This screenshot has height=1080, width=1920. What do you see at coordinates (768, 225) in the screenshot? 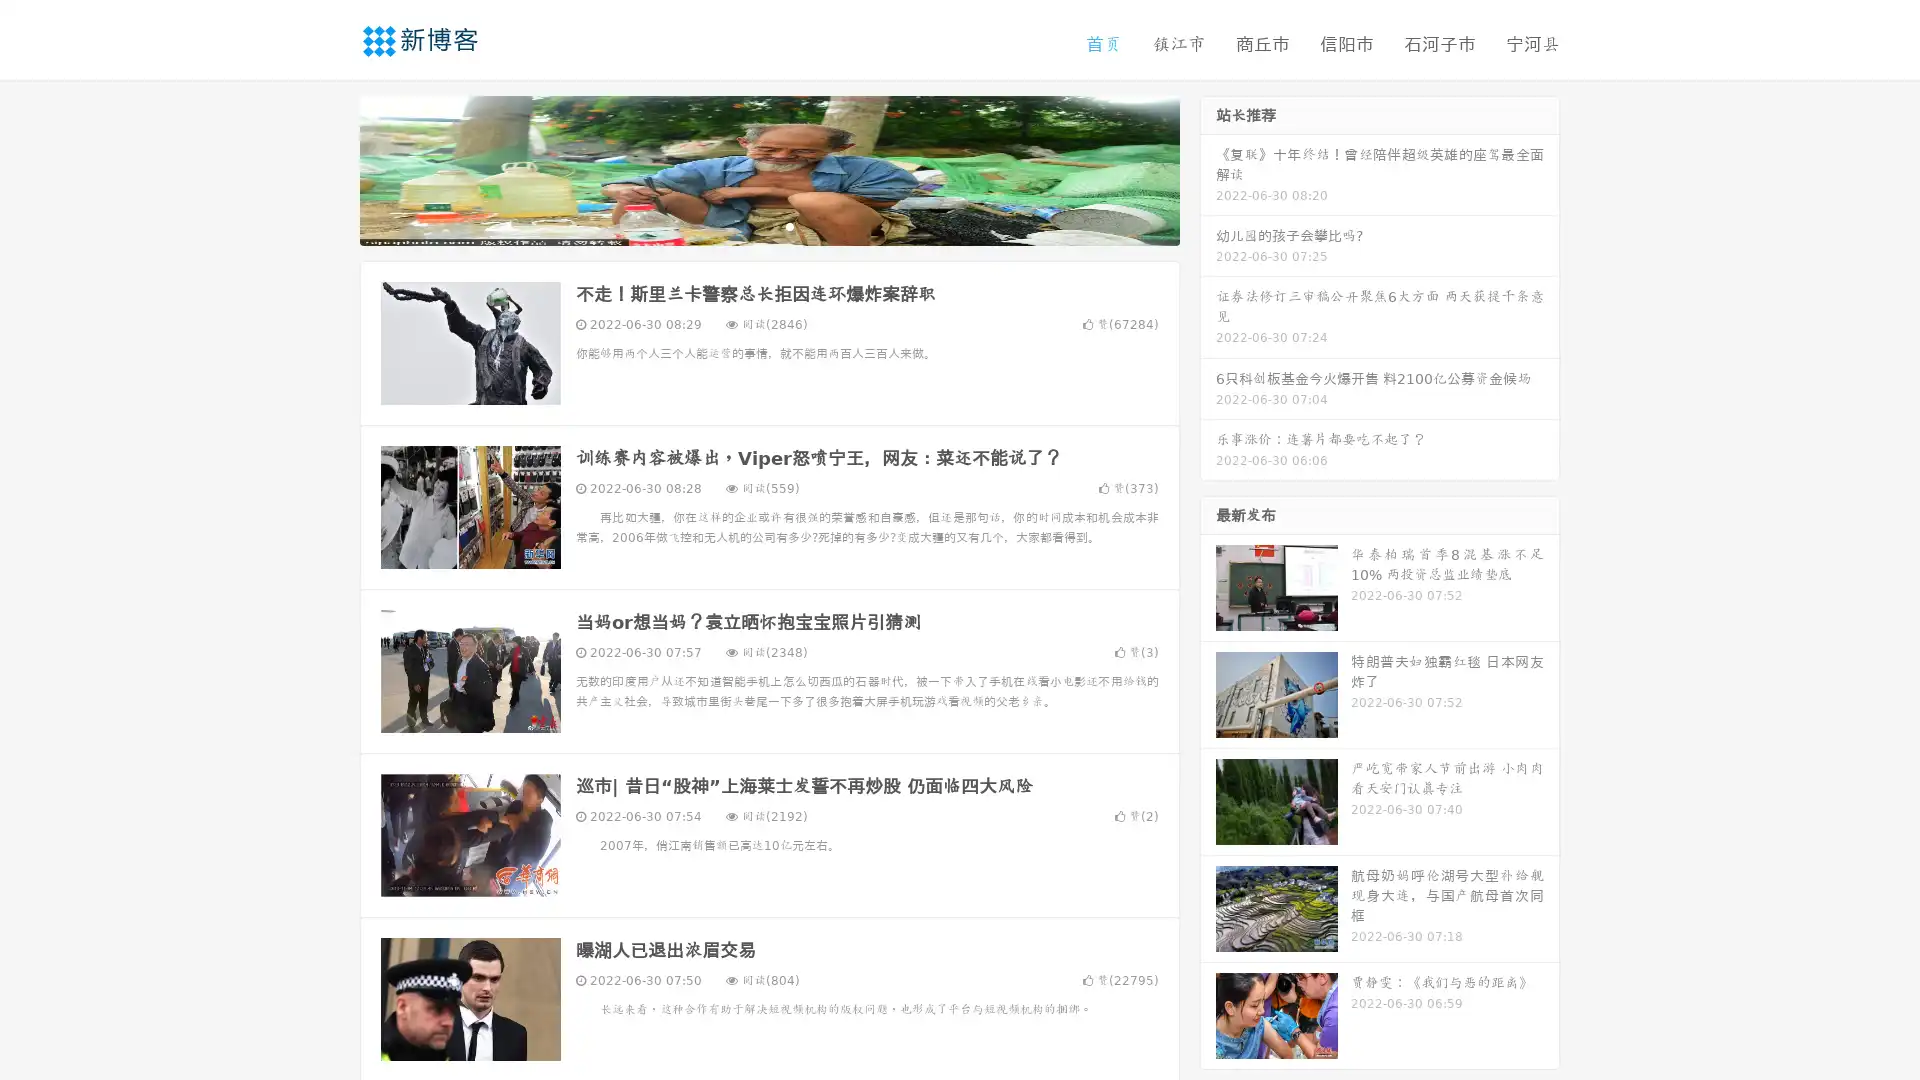
I see `Go to slide 2` at bounding box center [768, 225].